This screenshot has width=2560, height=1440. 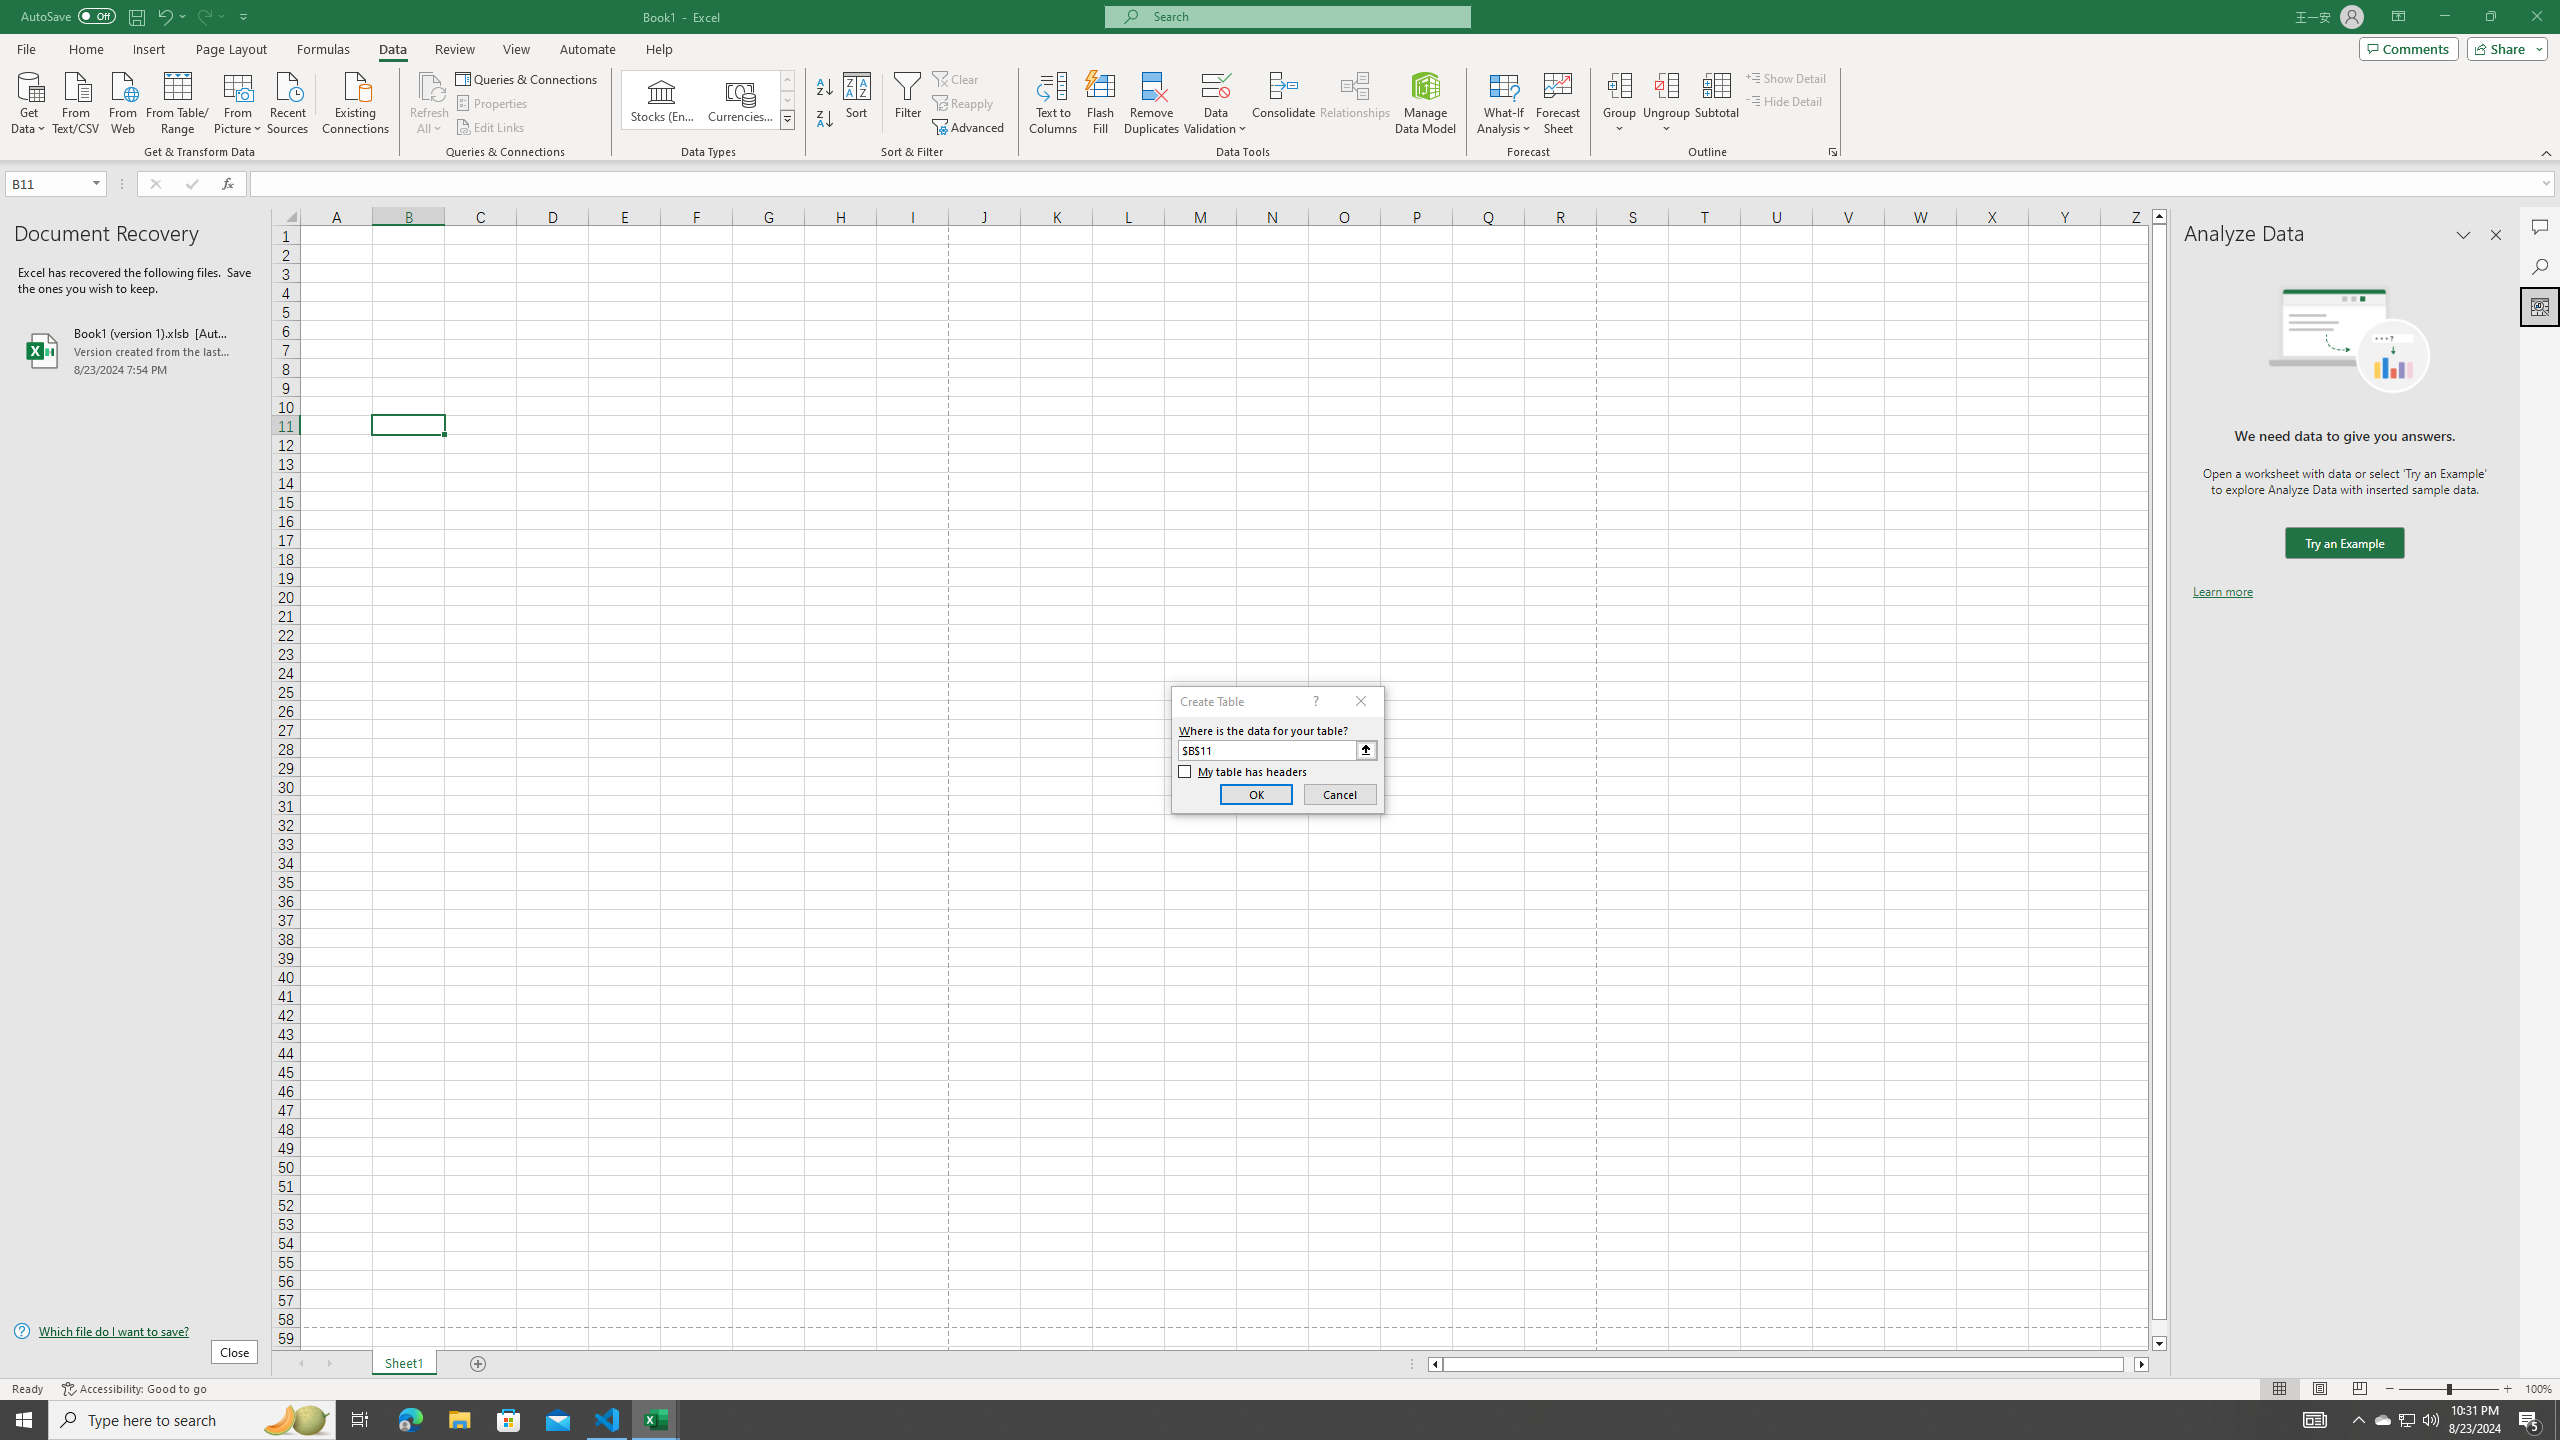 What do you see at coordinates (2278, 1389) in the screenshot?
I see `'Normal'` at bounding box center [2278, 1389].